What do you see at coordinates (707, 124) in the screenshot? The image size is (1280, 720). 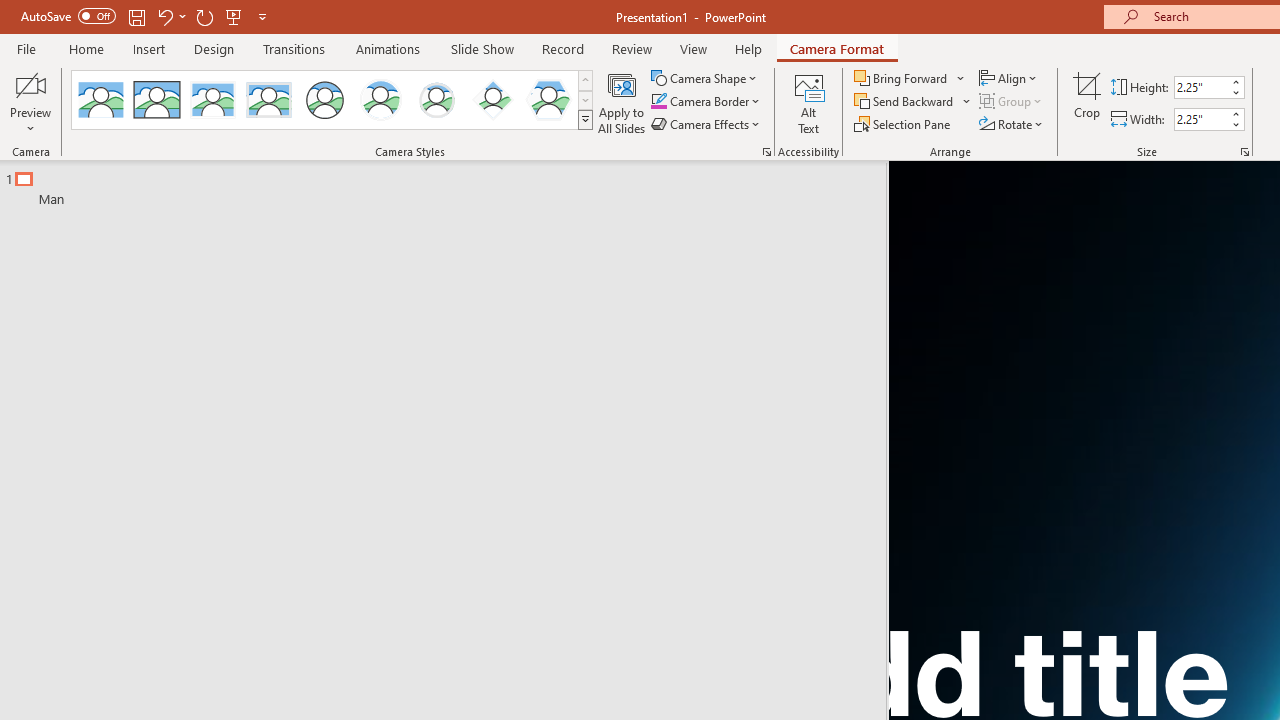 I see `'Camera Effects'` at bounding box center [707, 124].